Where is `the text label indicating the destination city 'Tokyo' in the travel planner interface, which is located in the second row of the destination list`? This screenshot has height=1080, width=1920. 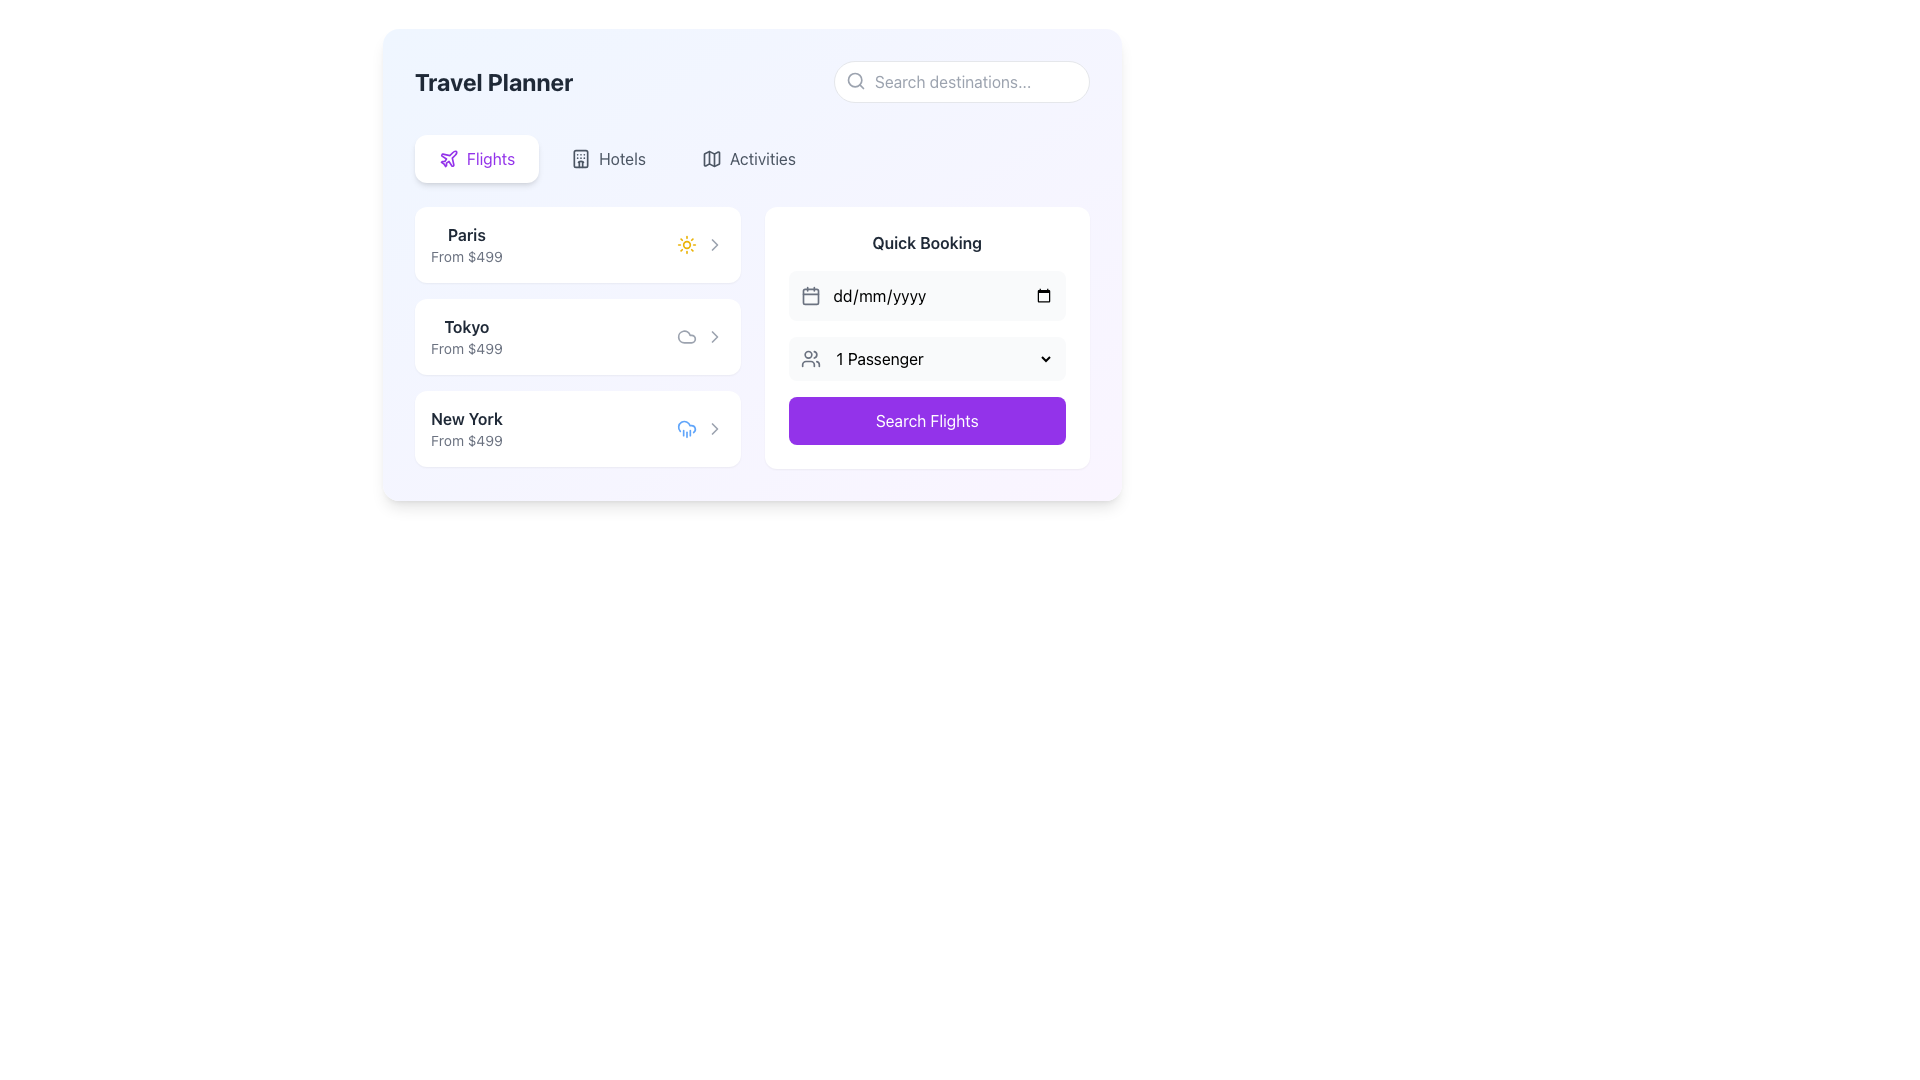 the text label indicating the destination city 'Tokyo' in the travel planner interface, which is located in the second row of the destination list is located at coordinates (465, 326).